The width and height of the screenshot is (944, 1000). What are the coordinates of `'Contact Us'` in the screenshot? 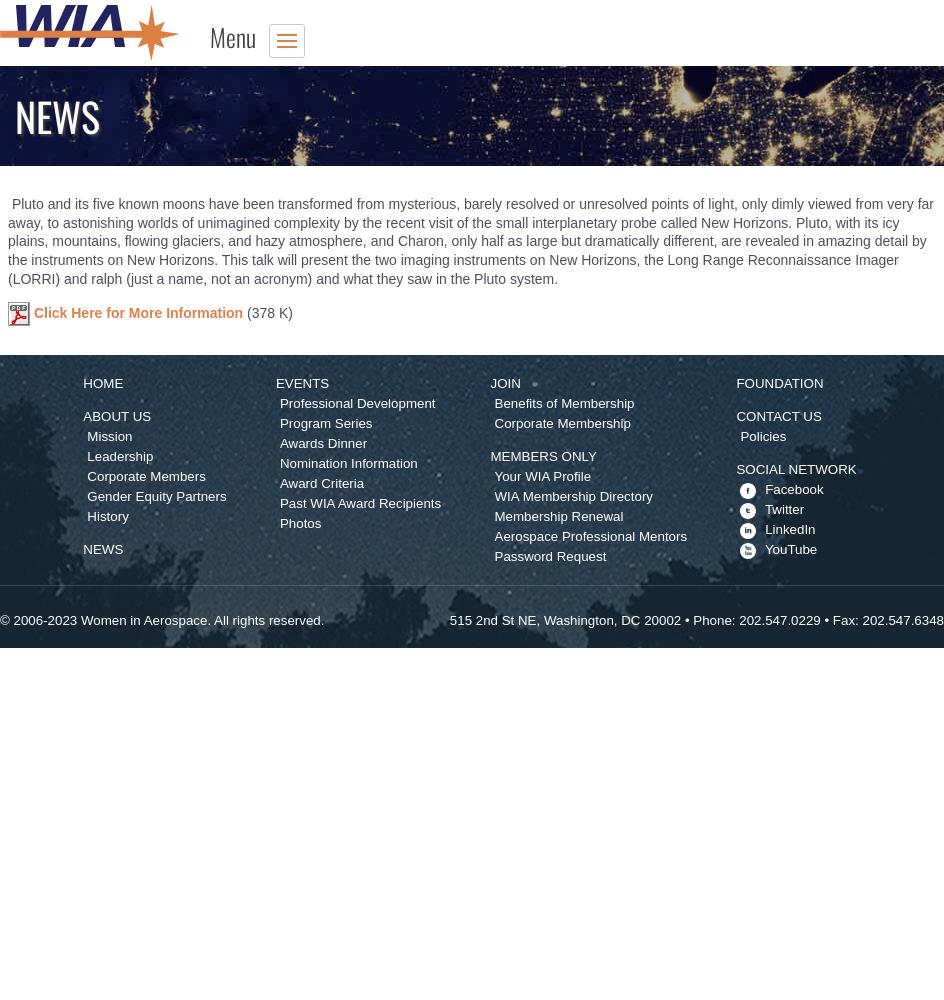 It's located at (777, 415).